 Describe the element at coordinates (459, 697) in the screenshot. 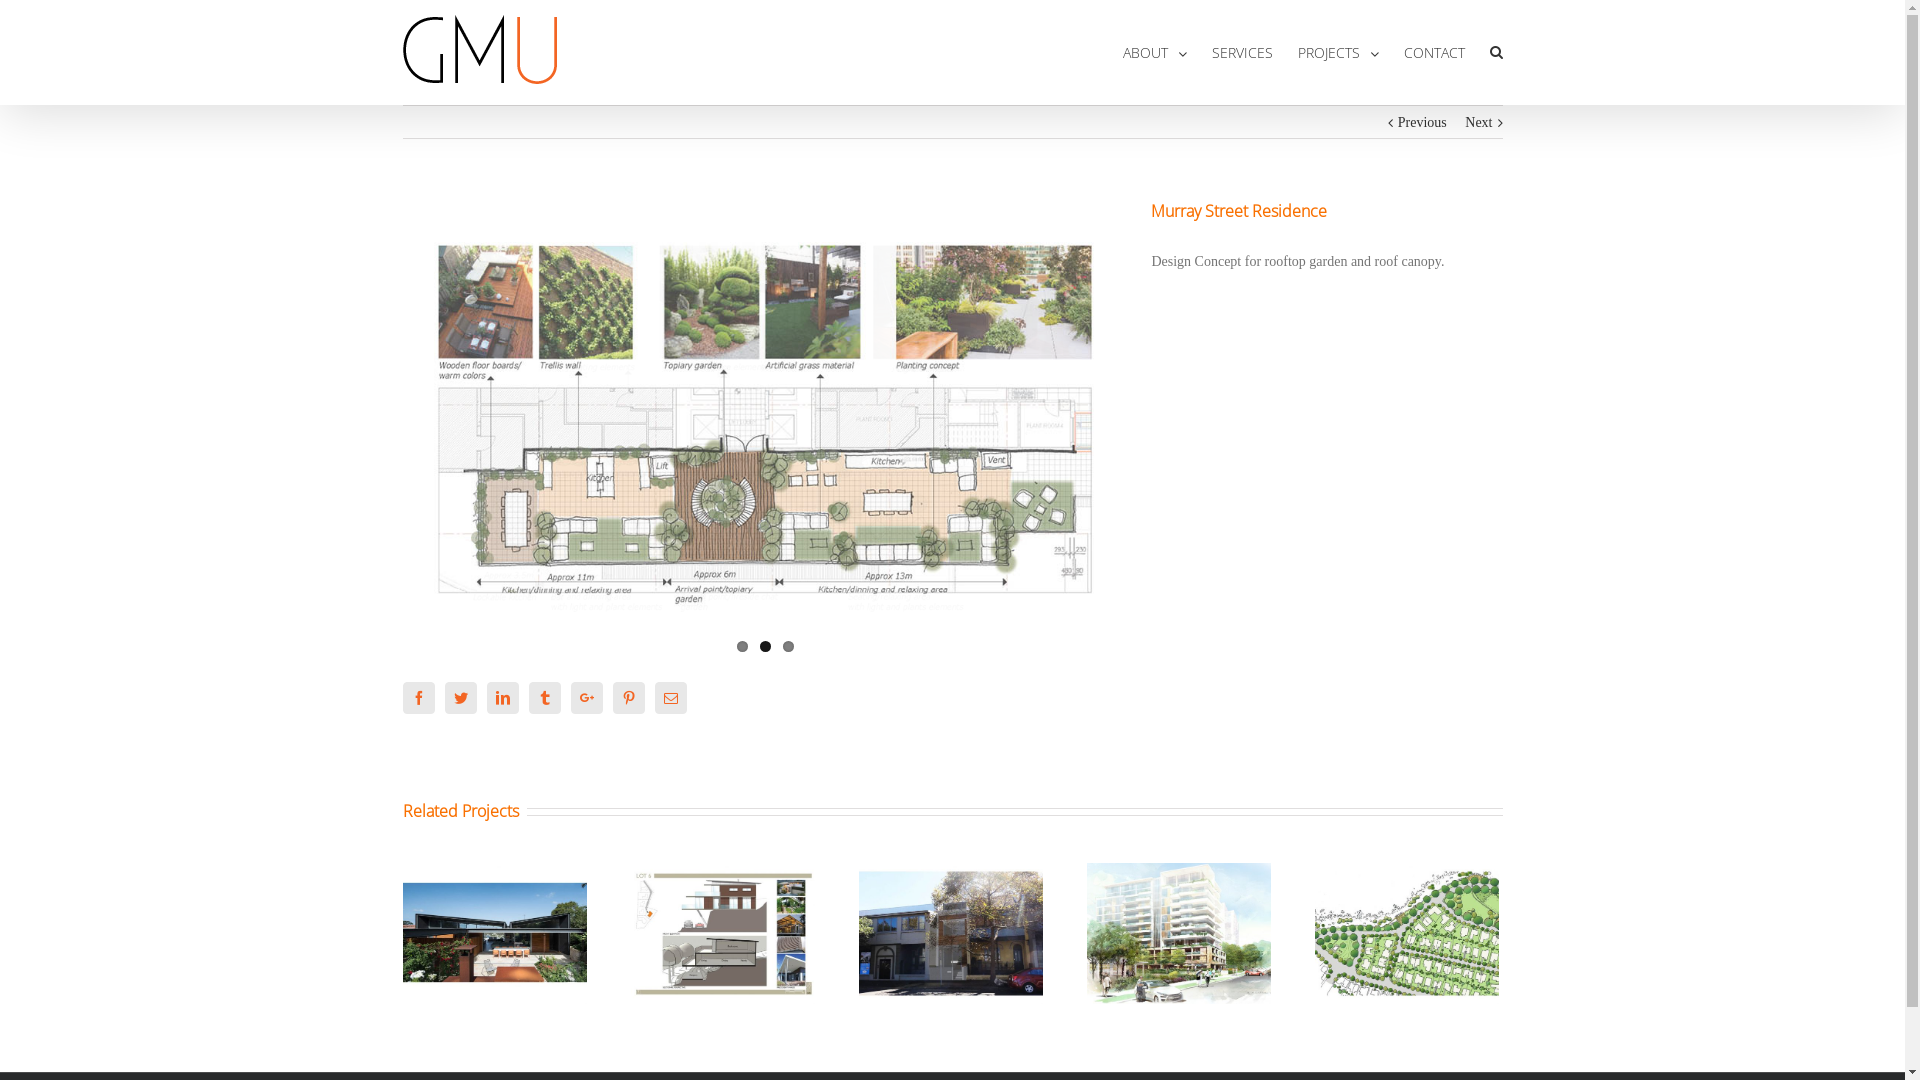

I see `'Twitter'` at that location.